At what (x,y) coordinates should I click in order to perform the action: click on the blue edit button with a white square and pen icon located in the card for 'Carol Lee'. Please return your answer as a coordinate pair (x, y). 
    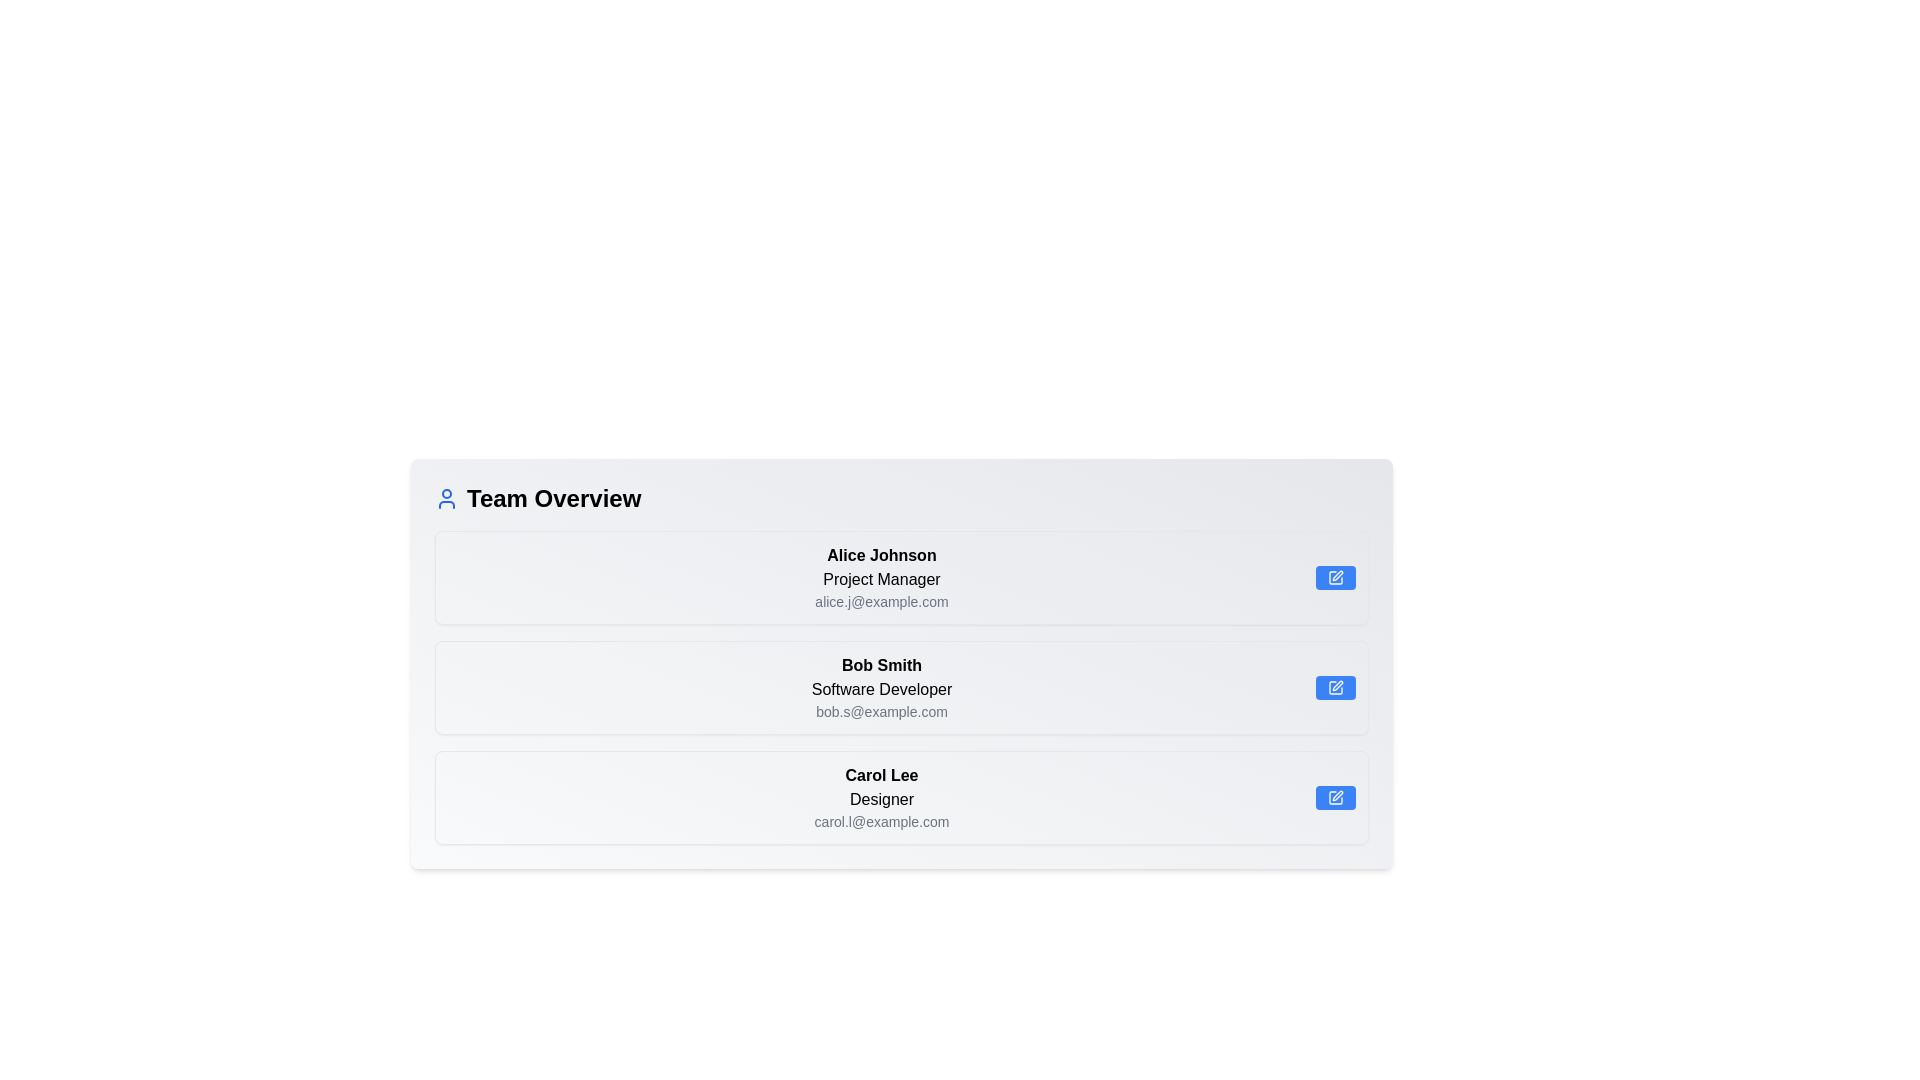
    Looking at the image, I should click on (1335, 797).